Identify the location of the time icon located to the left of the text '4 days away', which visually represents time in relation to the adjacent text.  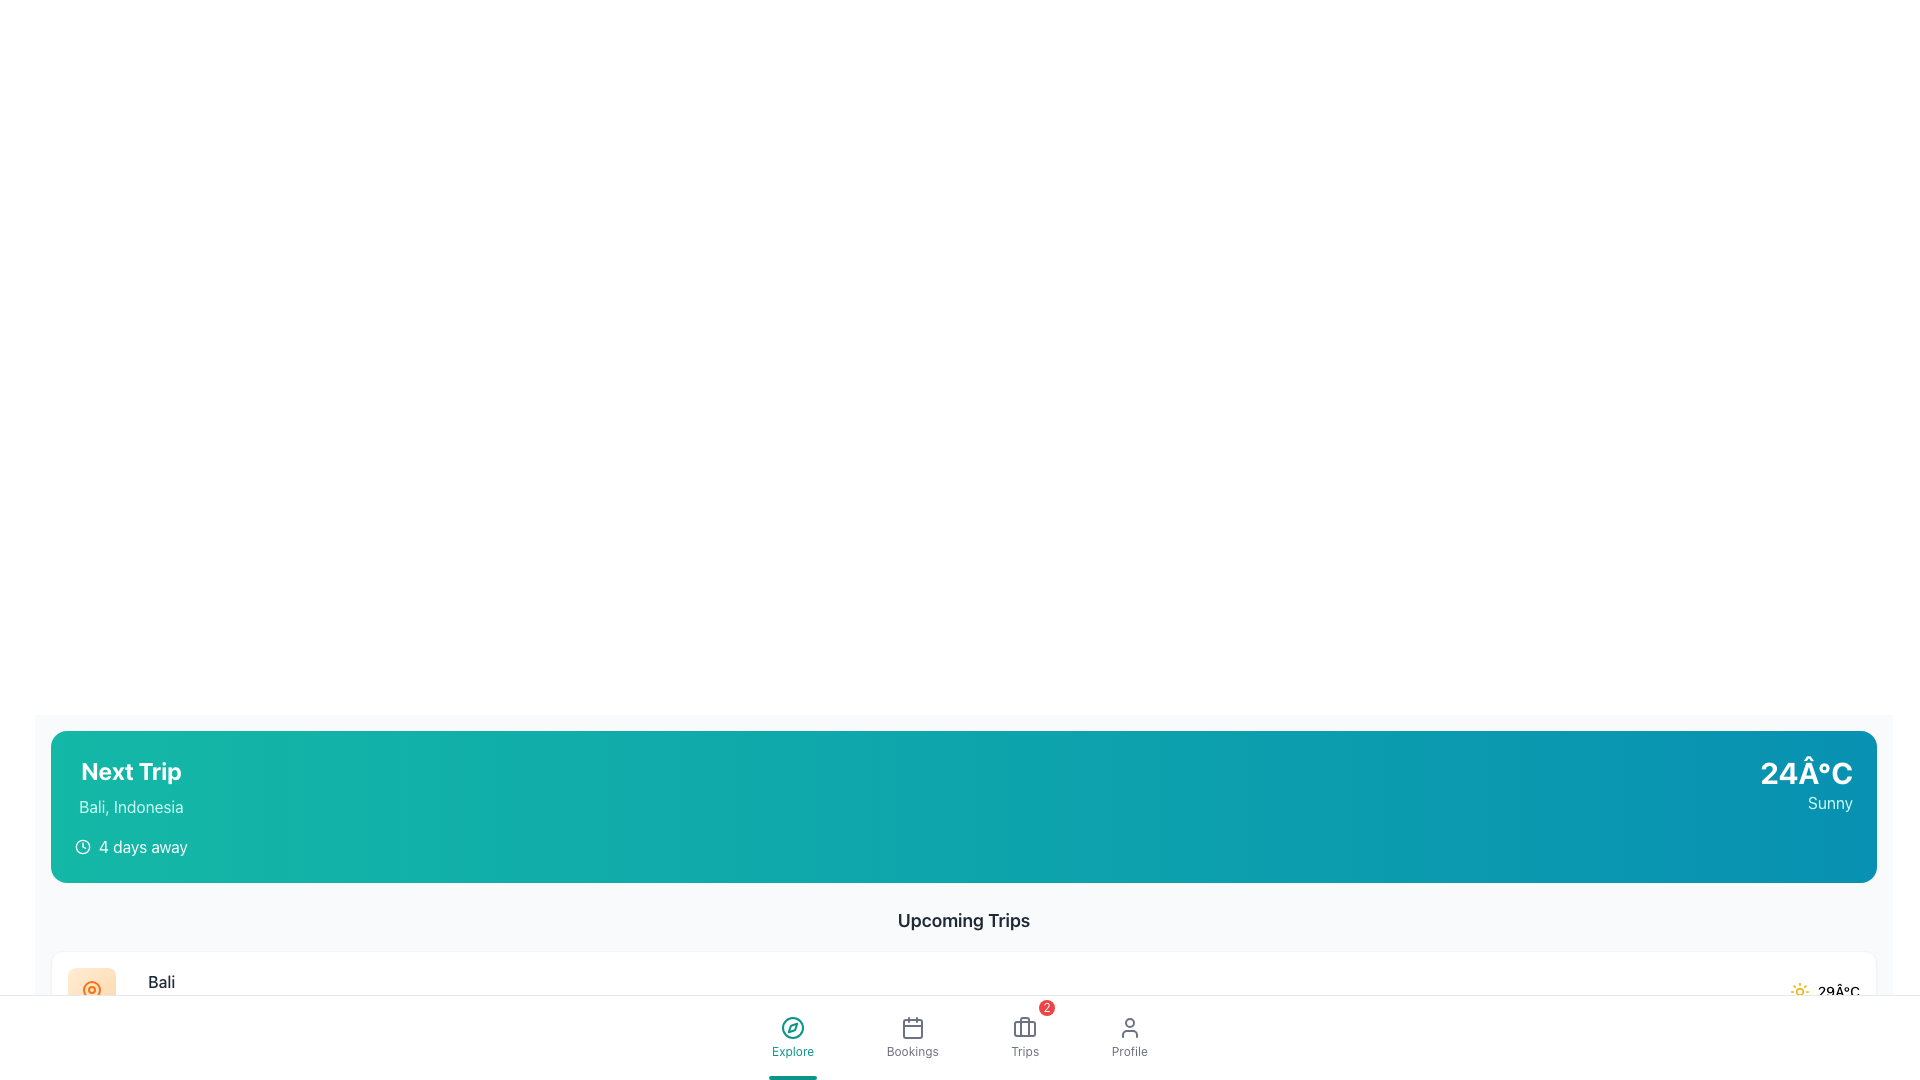
(81, 847).